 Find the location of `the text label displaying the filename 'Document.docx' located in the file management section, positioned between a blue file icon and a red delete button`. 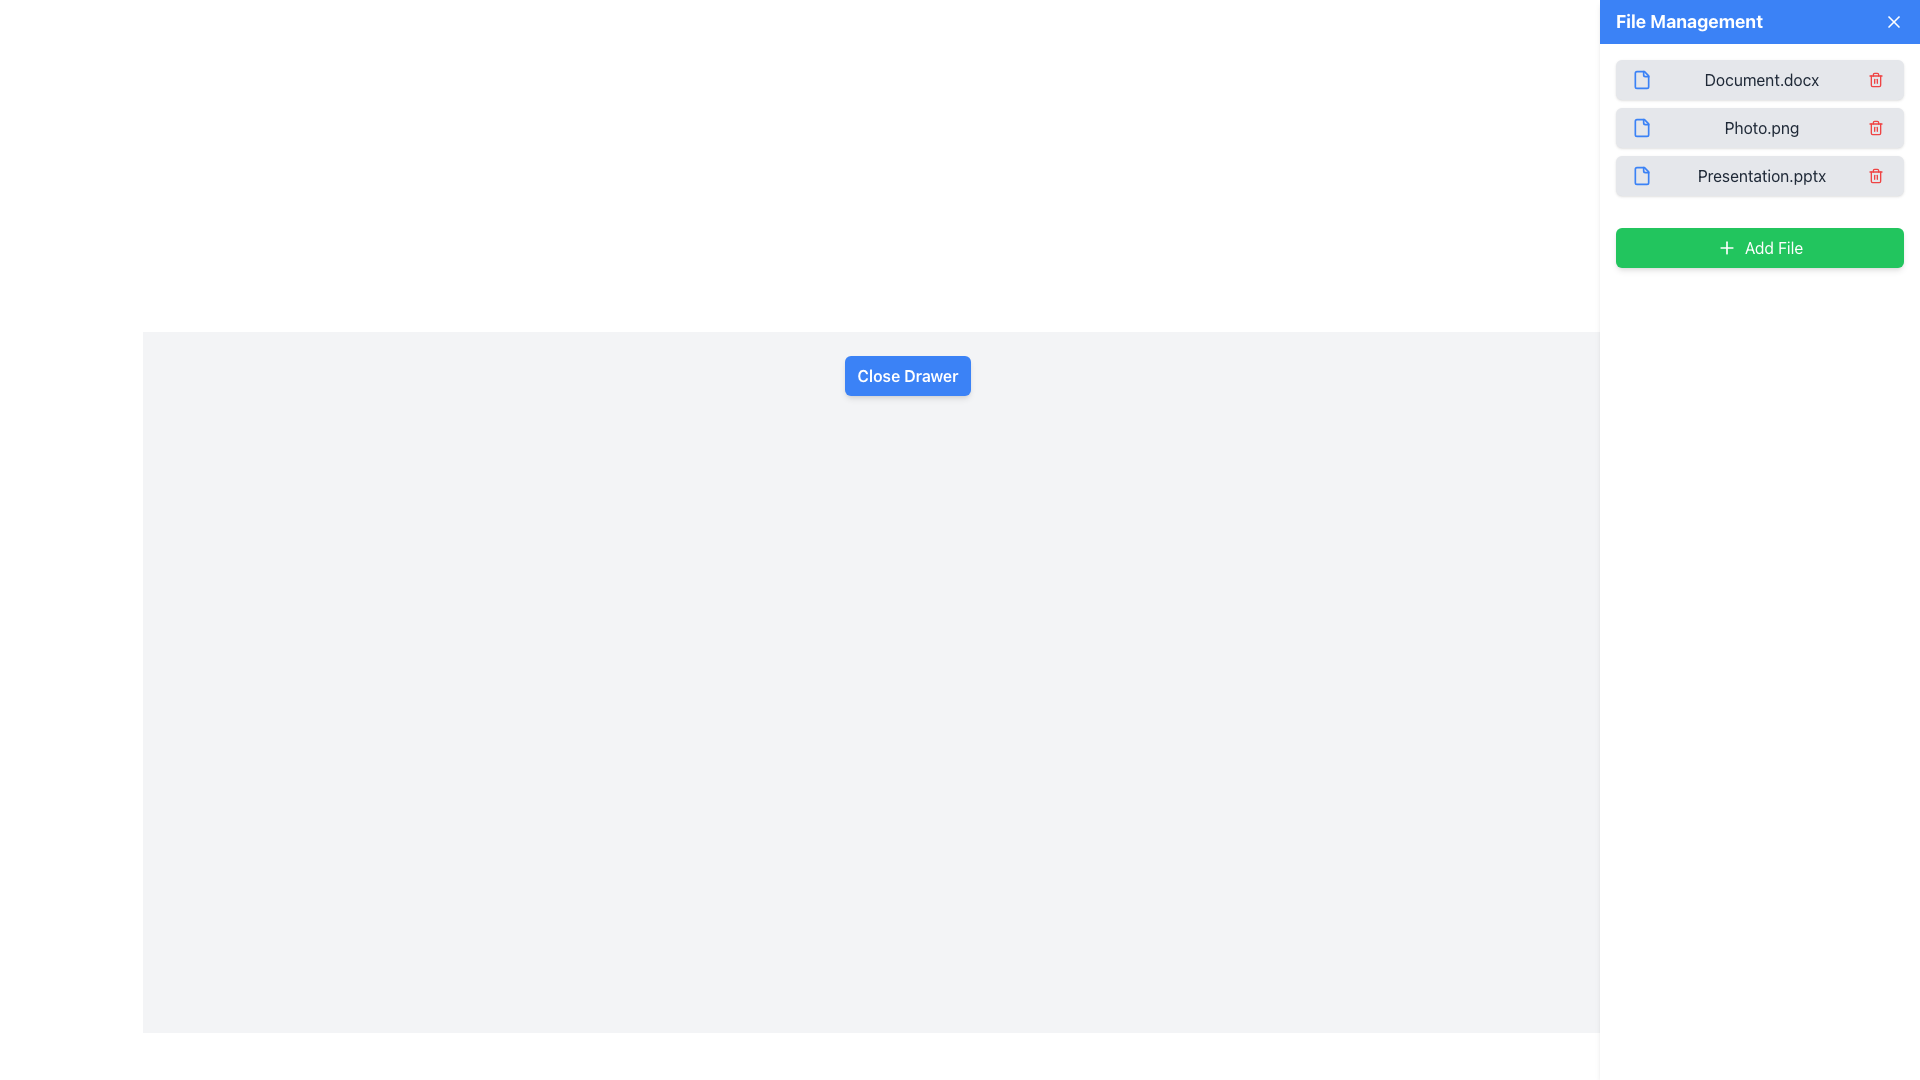

the text label displaying the filename 'Document.docx' located in the file management section, positioned between a blue file icon and a red delete button is located at coordinates (1761, 79).